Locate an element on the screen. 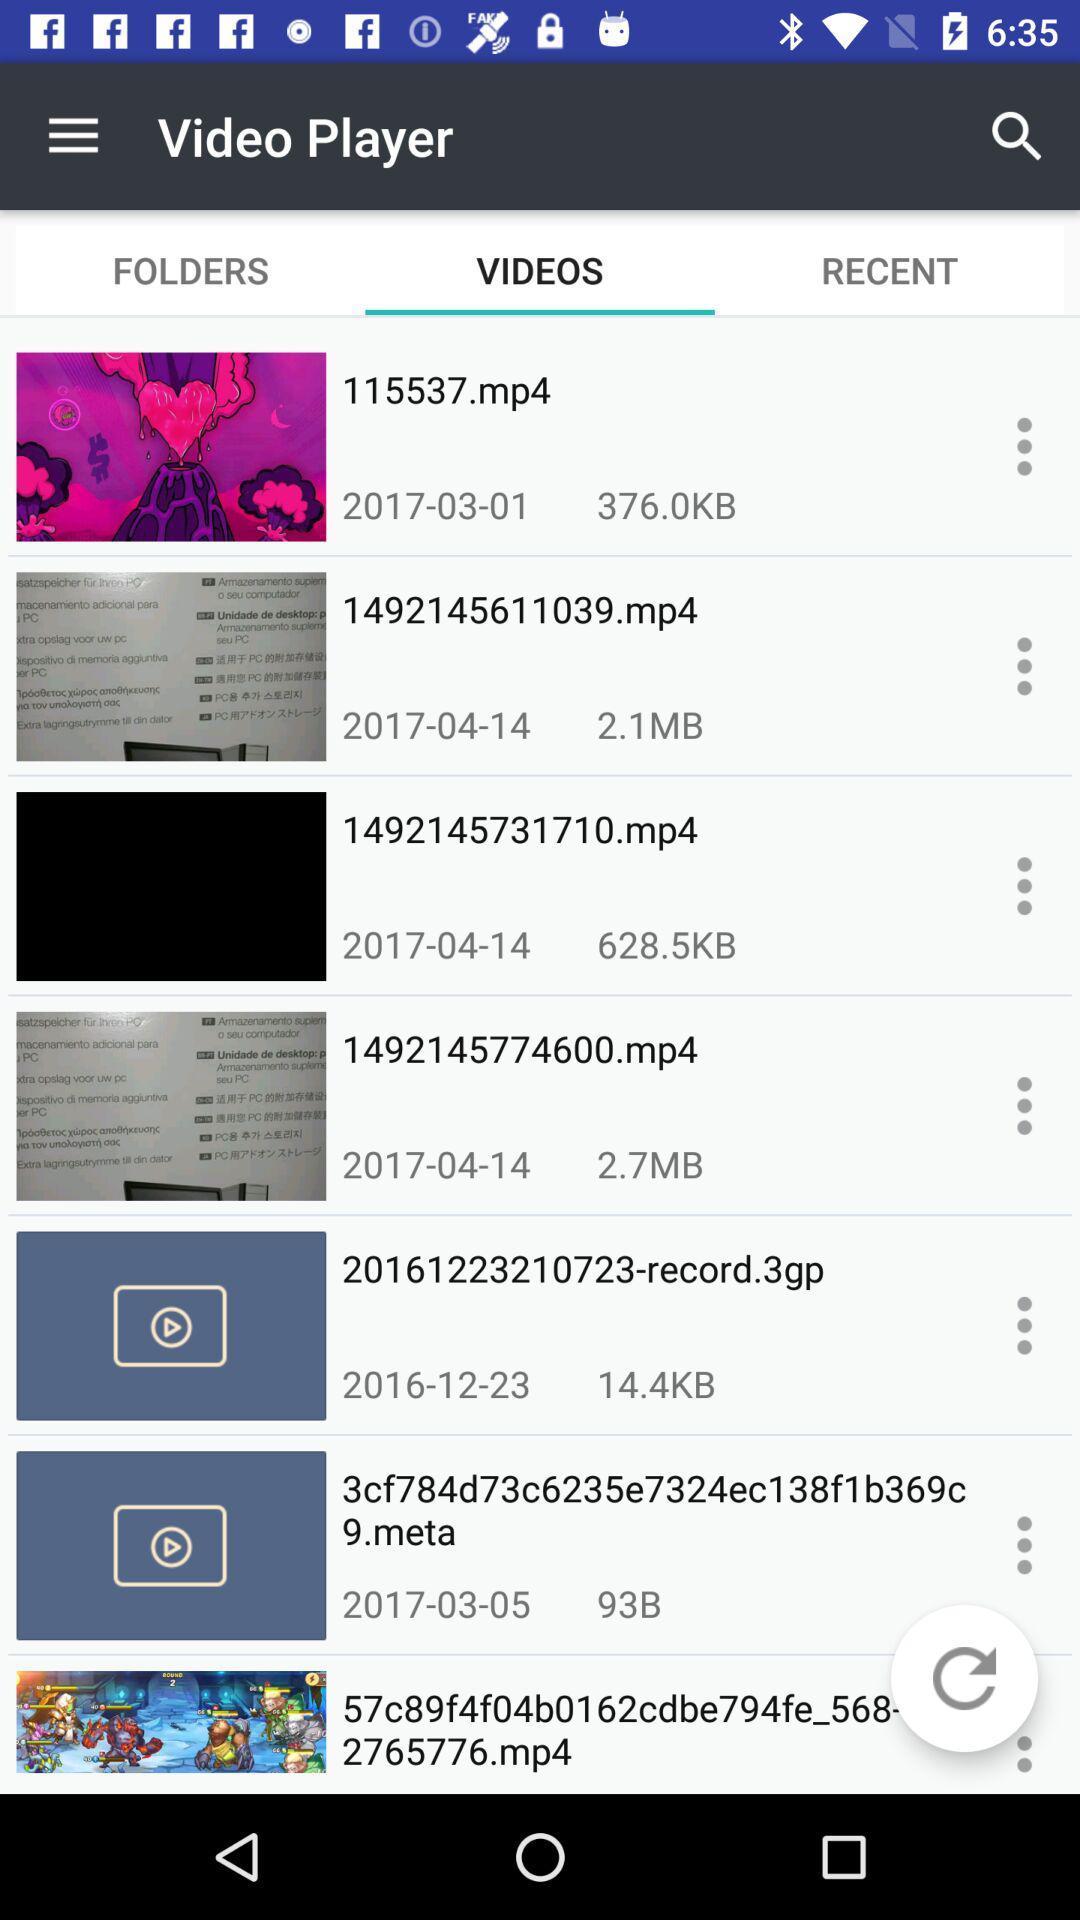 This screenshot has width=1080, height=1920. icon below 2017-03-05 is located at coordinates (655, 1729).